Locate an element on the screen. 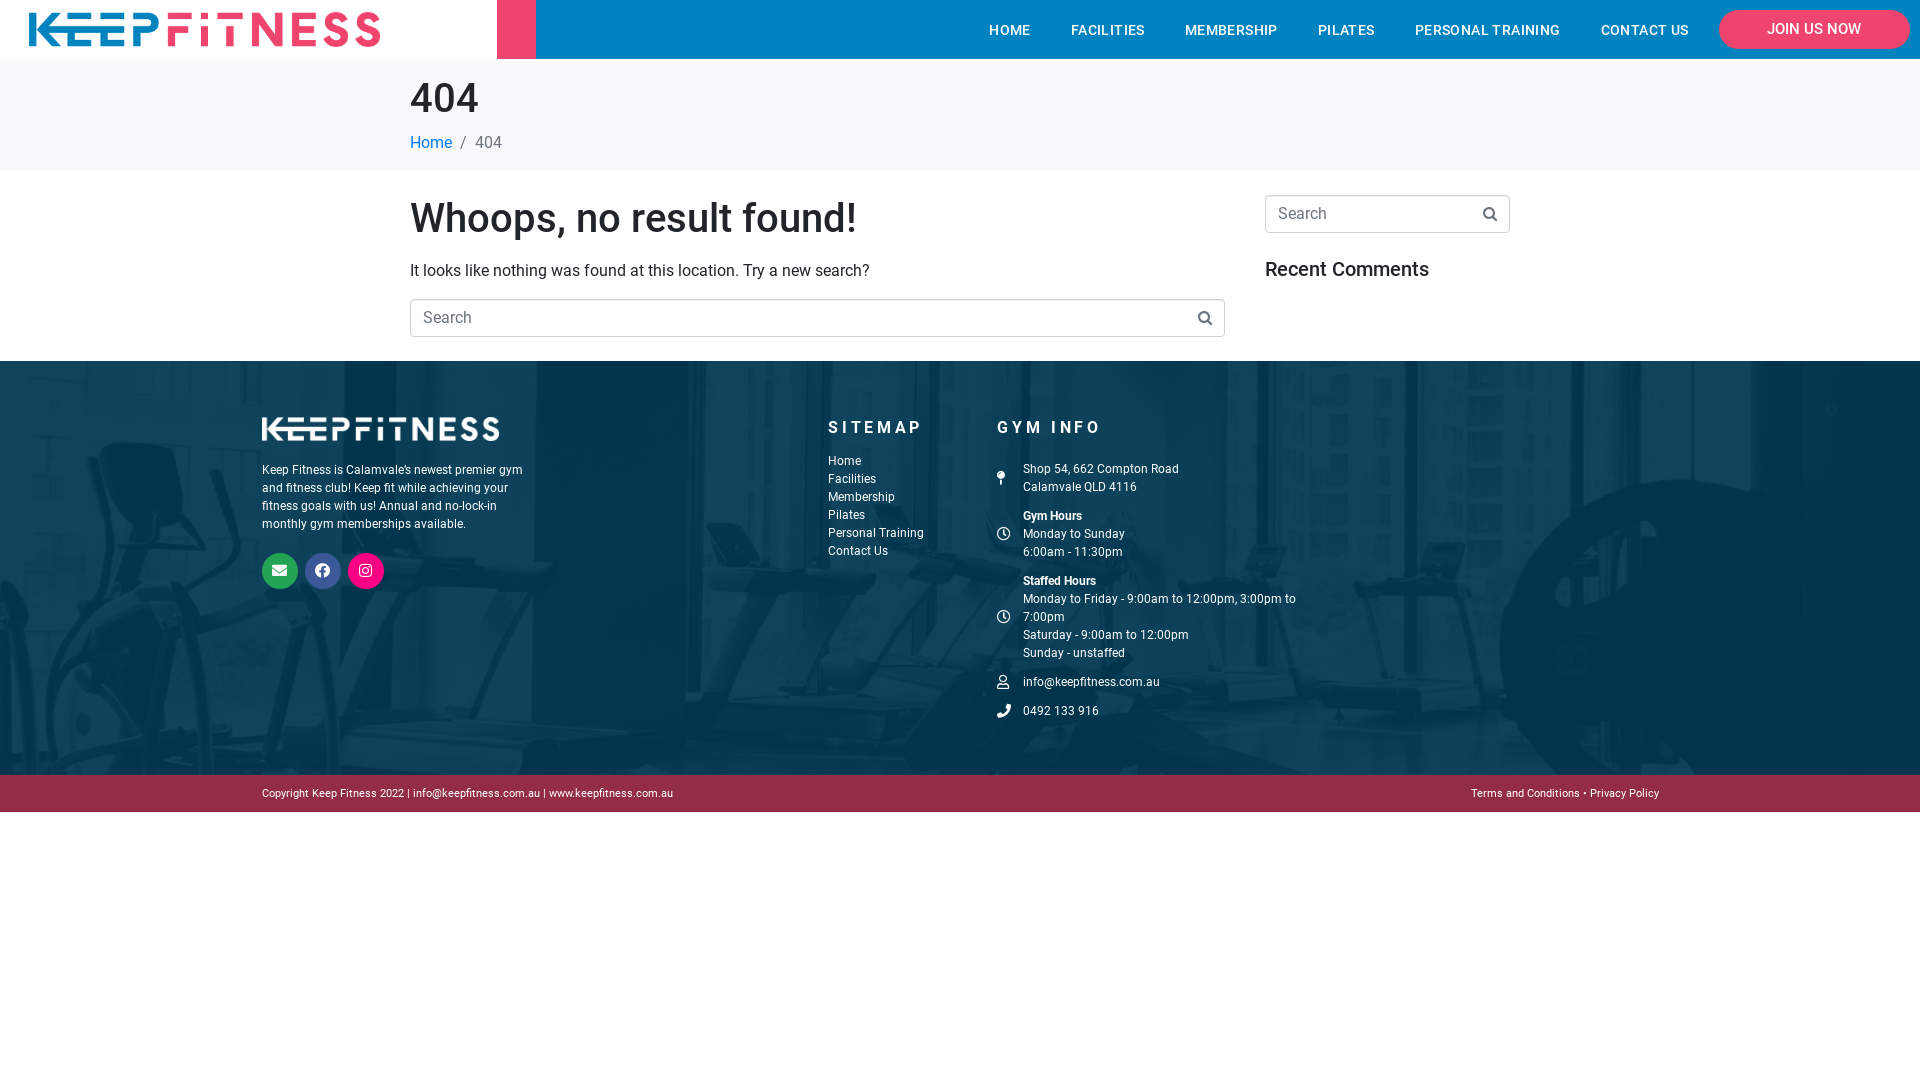  'Home' is located at coordinates (430, 141).